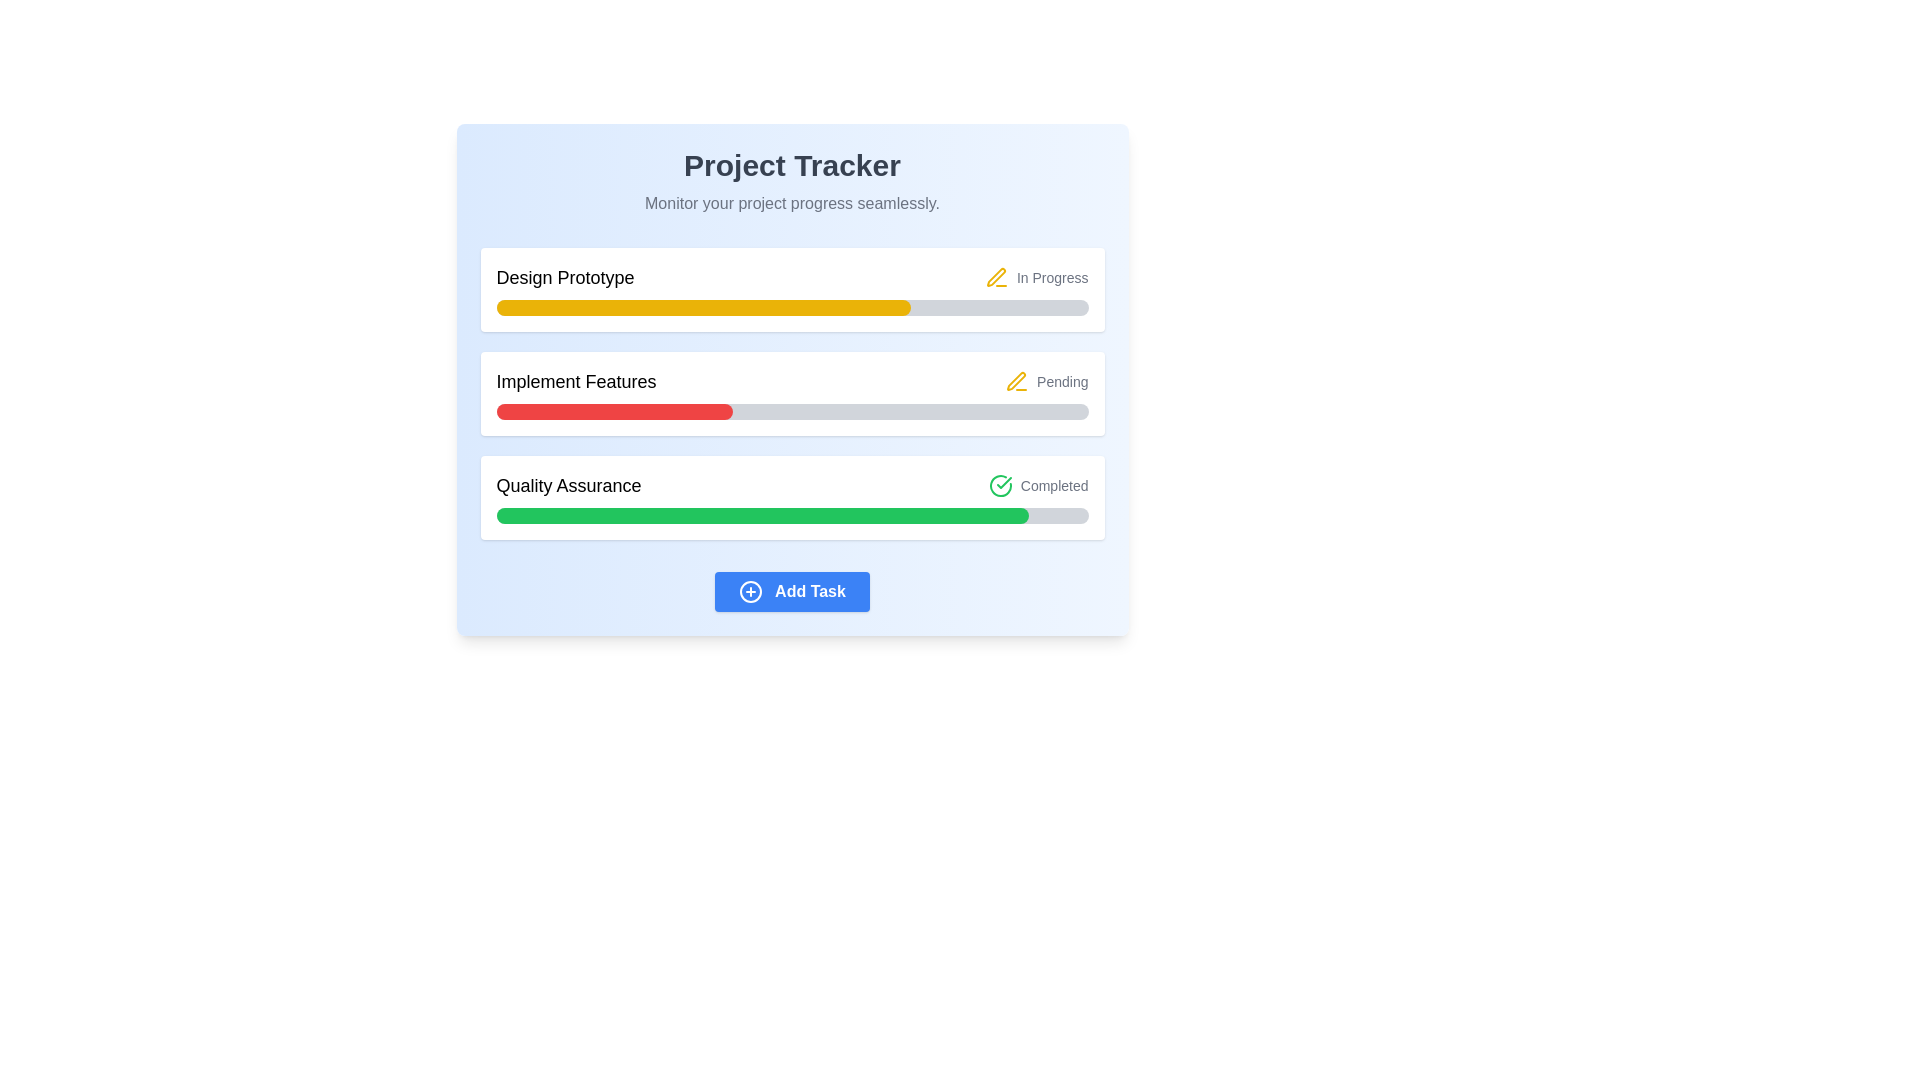 This screenshot has height=1080, width=1920. Describe the element at coordinates (1016, 381) in the screenshot. I see `the progress status icon indicating 'In Progress' for the 'Design Prototype' task, located next to the yellow progress bar` at that location.